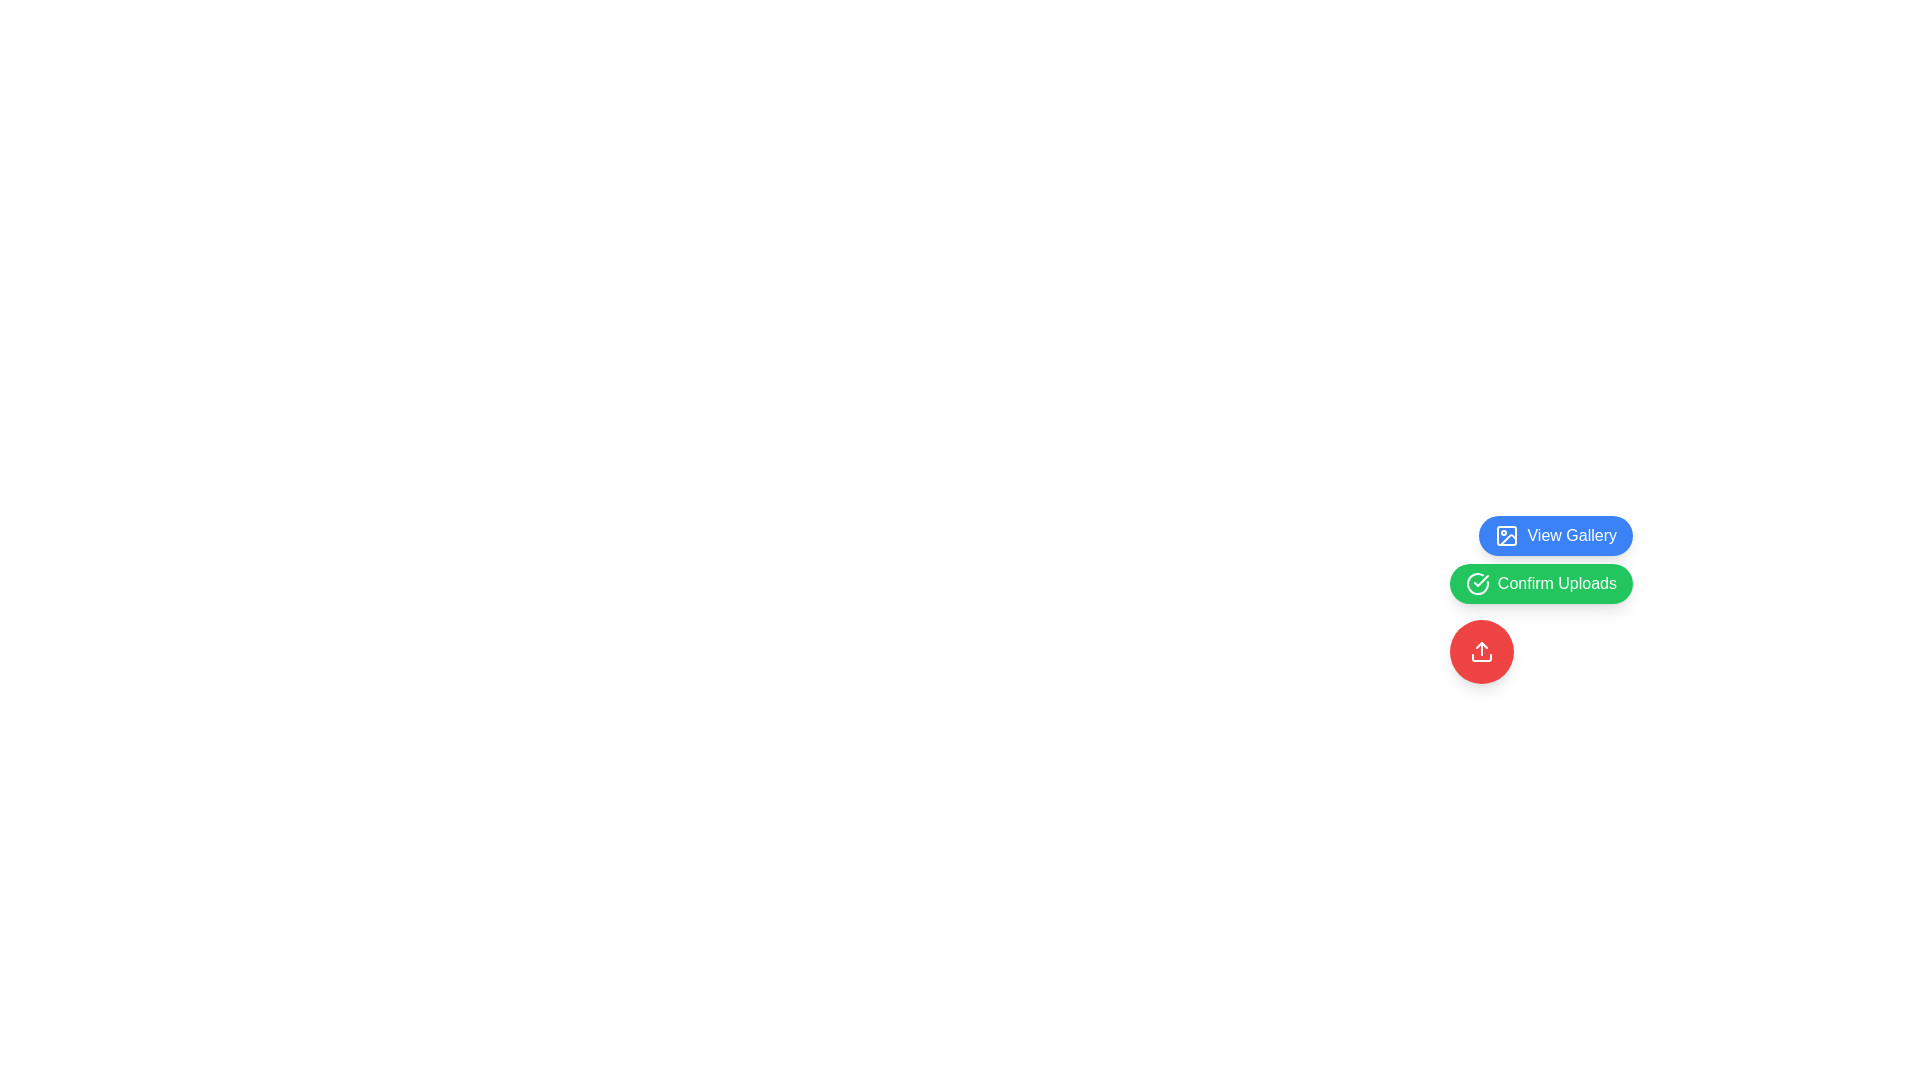 The height and width of the screenshot is (1080, 1920). I want to click on the red circular upload button located at the bottom-right of the interface, so click(1481, 651).